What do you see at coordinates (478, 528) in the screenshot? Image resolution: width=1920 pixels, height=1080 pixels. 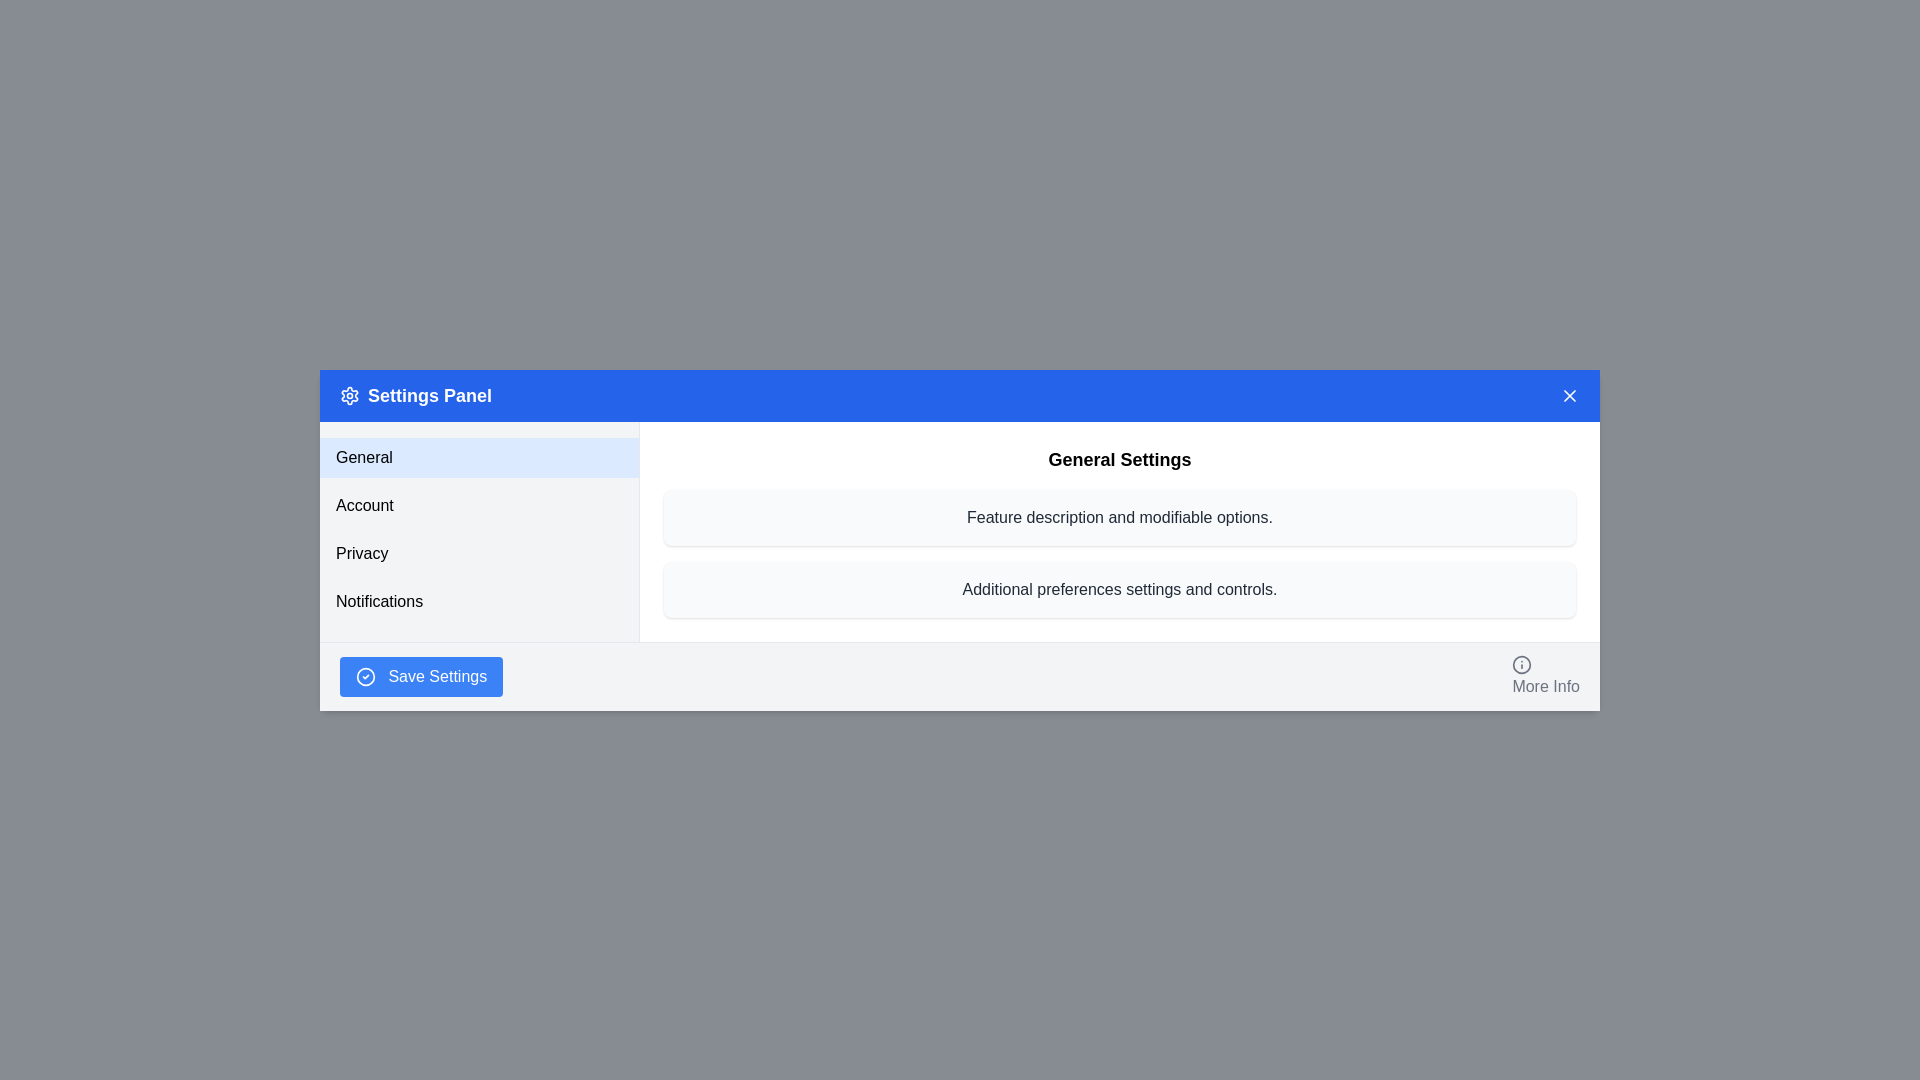 I see `to select a menu item from the vertical navigation menu located in the left-hand section of the interface under the 'Settings Panel'` at bounding box center [478, 528].